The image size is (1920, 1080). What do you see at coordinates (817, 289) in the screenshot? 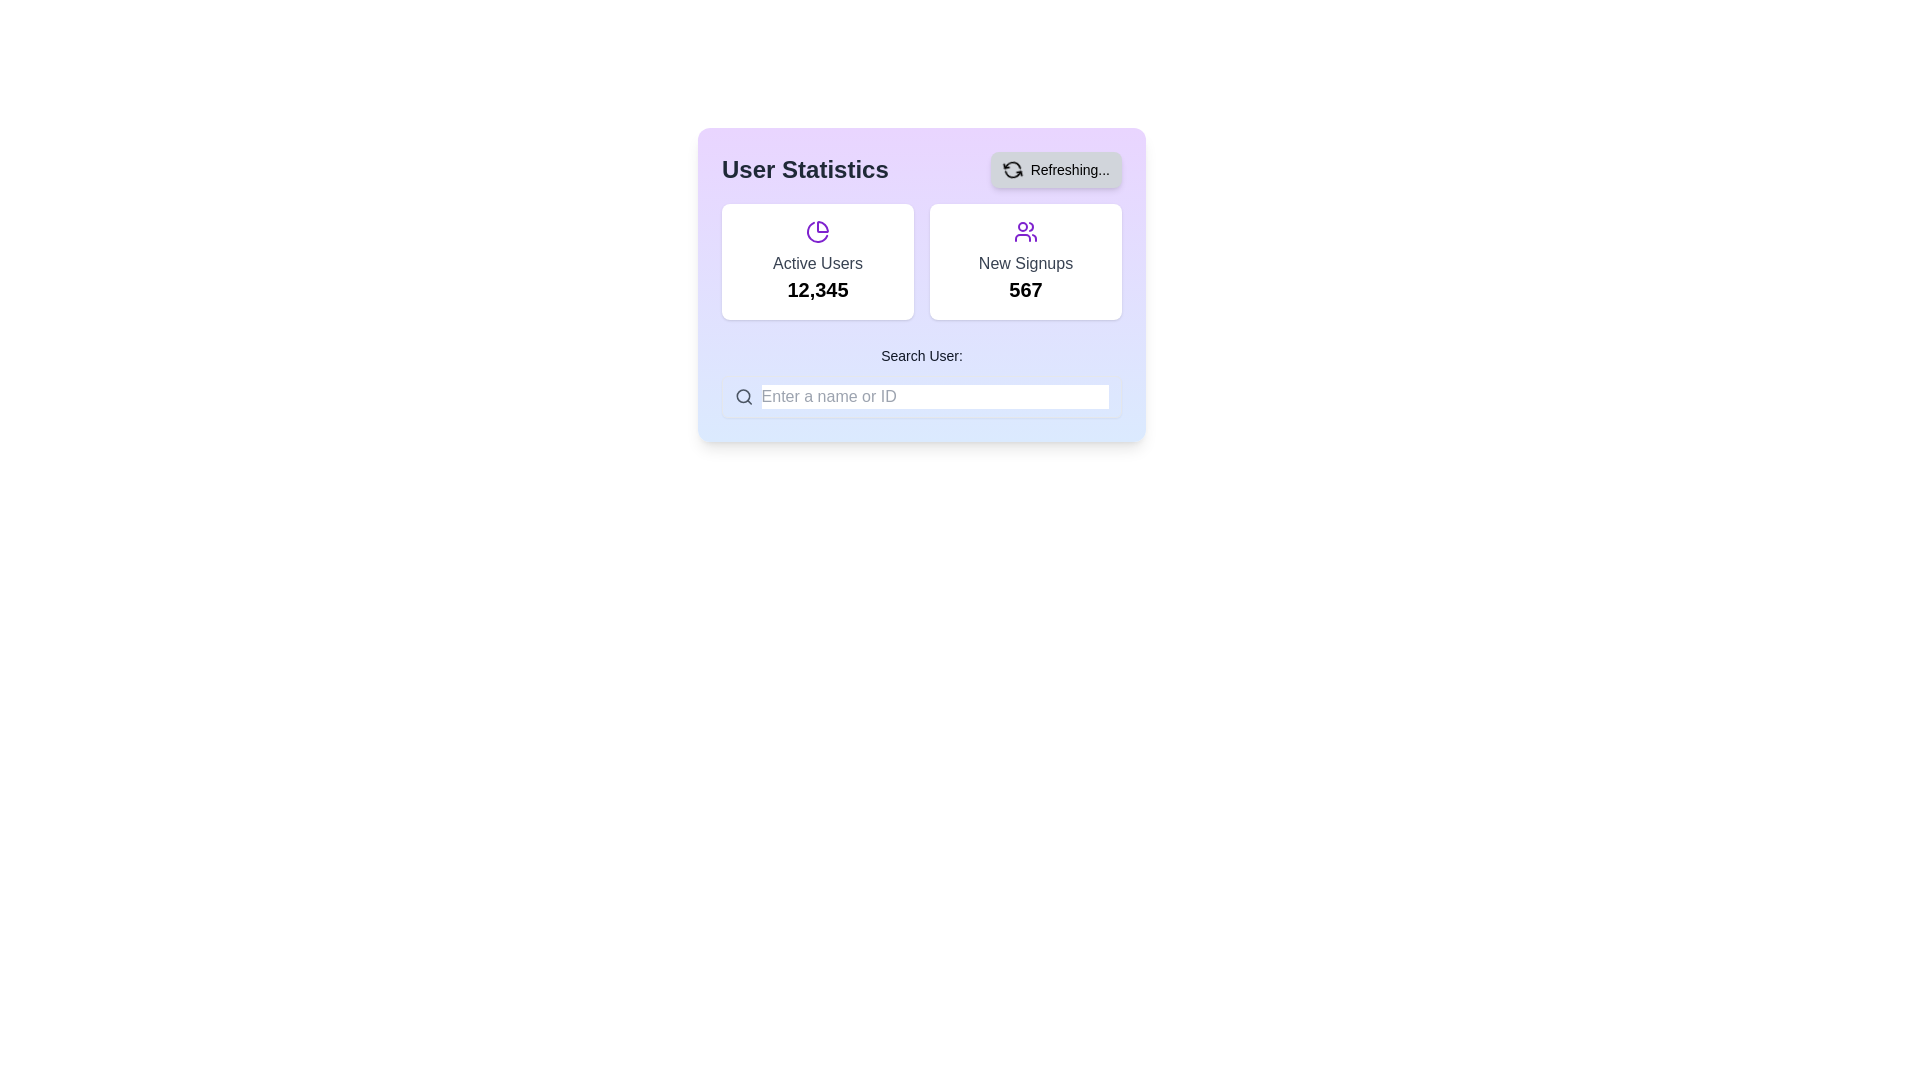
I see `the non-interactive text display that shows the number of active users, located in the 'Active Users' section beneath the label 'Active Users'` at bounding box center [817, 289].